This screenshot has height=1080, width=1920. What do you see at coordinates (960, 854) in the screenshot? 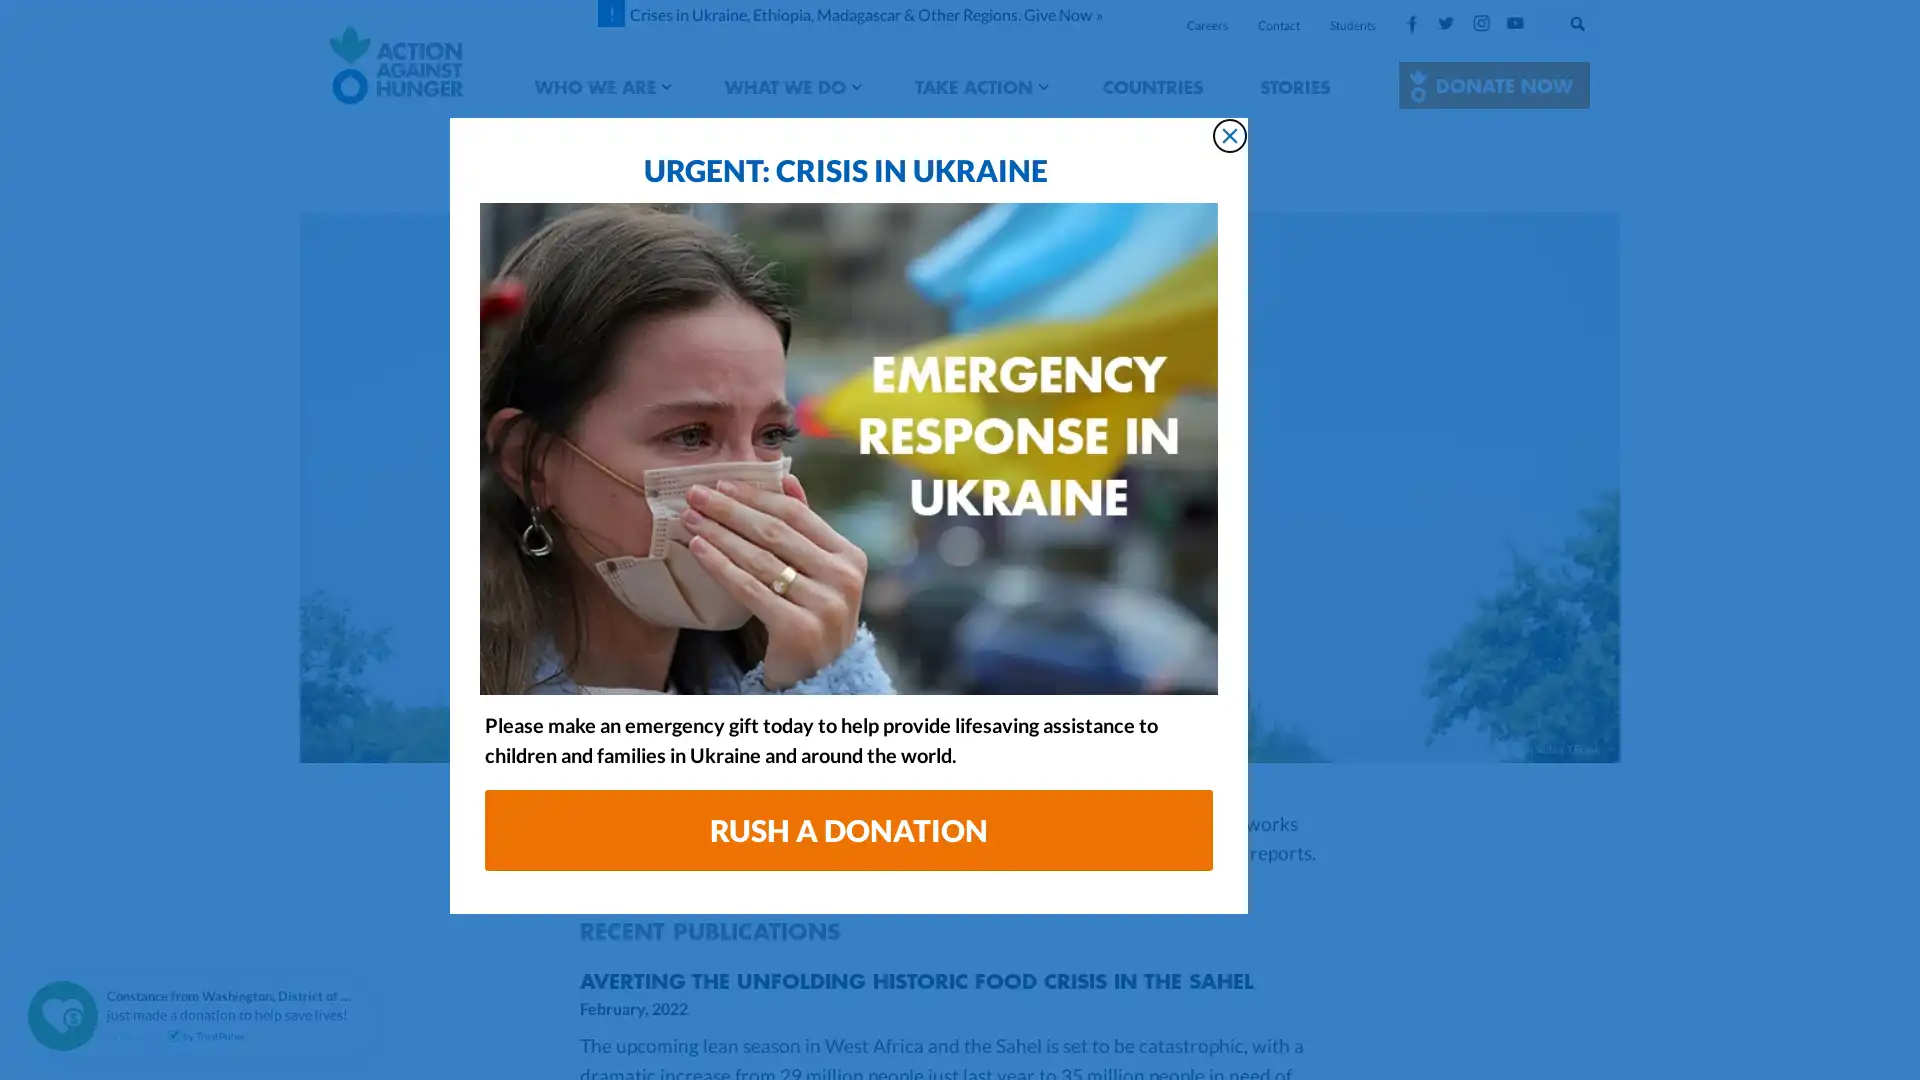
I see `RUSH A DONATION` at bounding box center [960, 854].